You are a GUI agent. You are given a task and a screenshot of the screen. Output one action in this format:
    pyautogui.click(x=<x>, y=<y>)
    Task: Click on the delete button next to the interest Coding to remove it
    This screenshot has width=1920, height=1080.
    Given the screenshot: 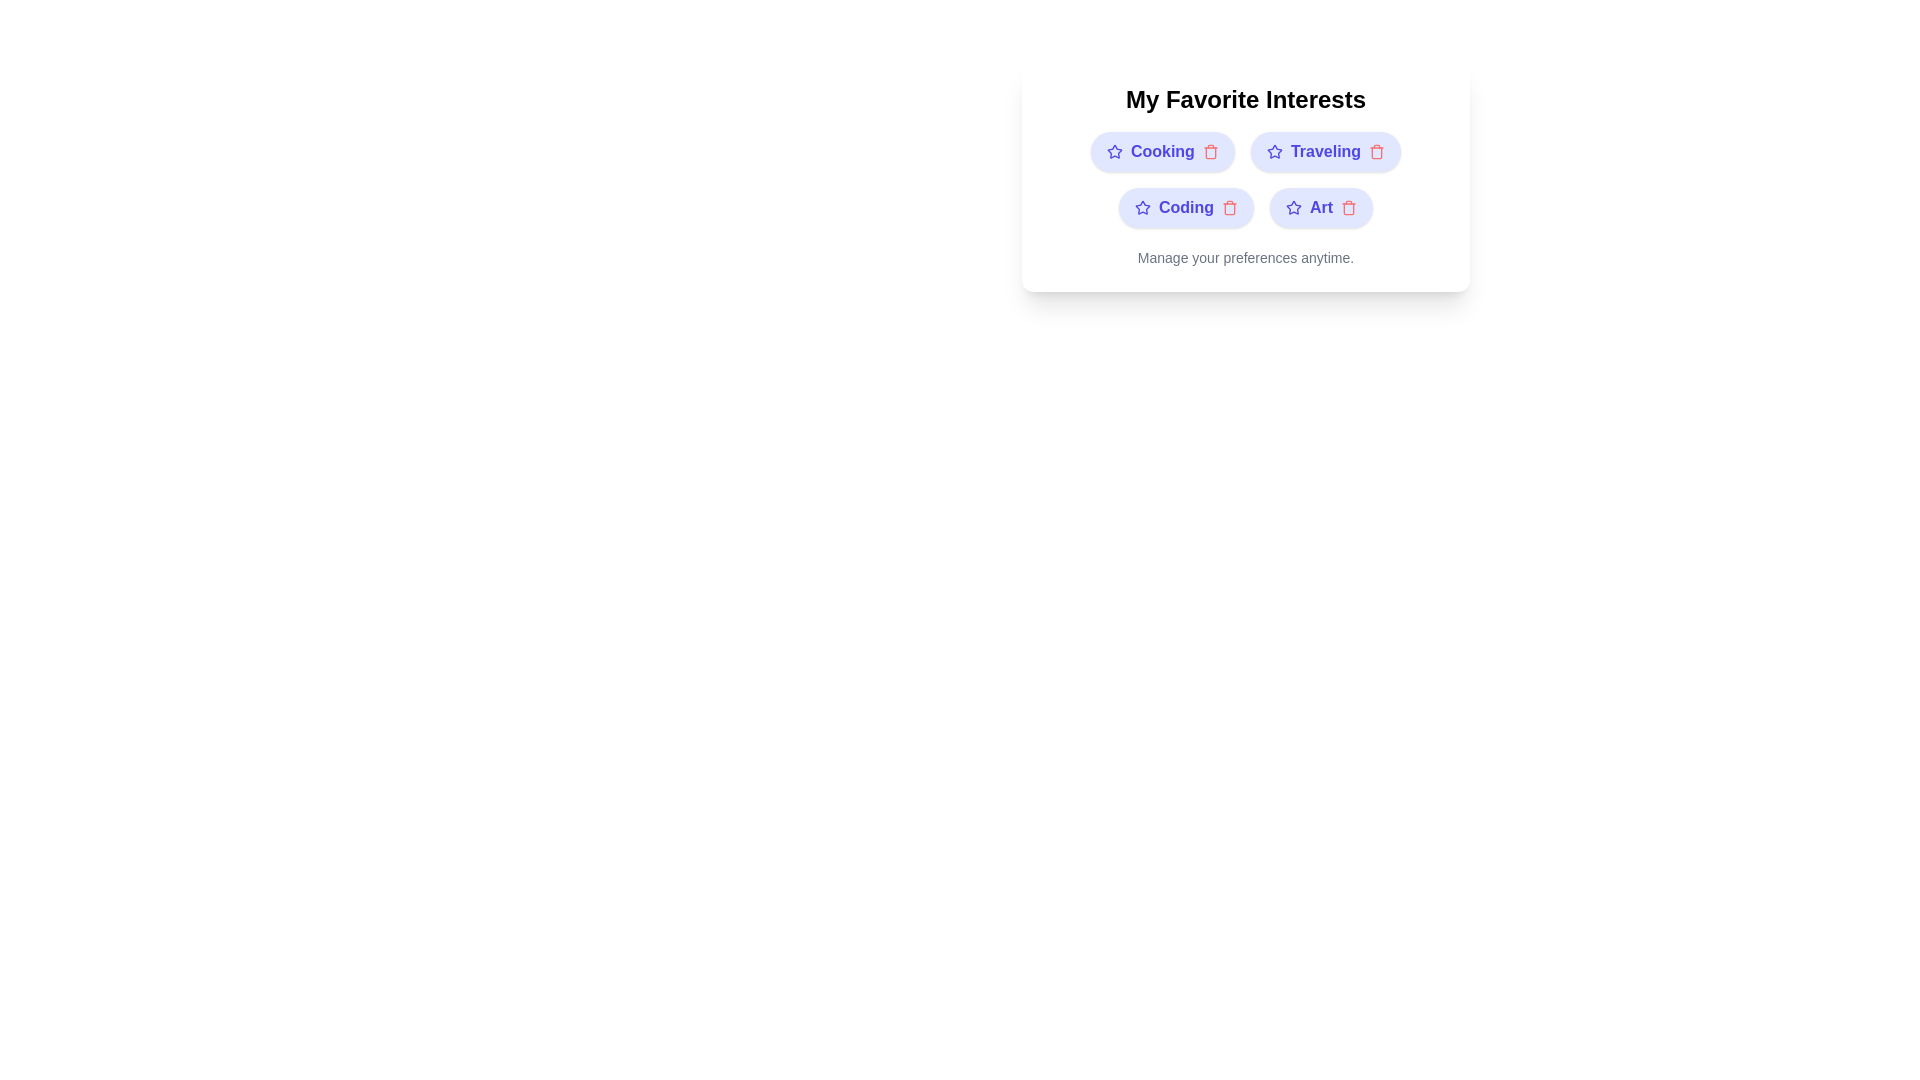 What is the action you would take?
    pyautogui.click(x=1228, y=208)
    